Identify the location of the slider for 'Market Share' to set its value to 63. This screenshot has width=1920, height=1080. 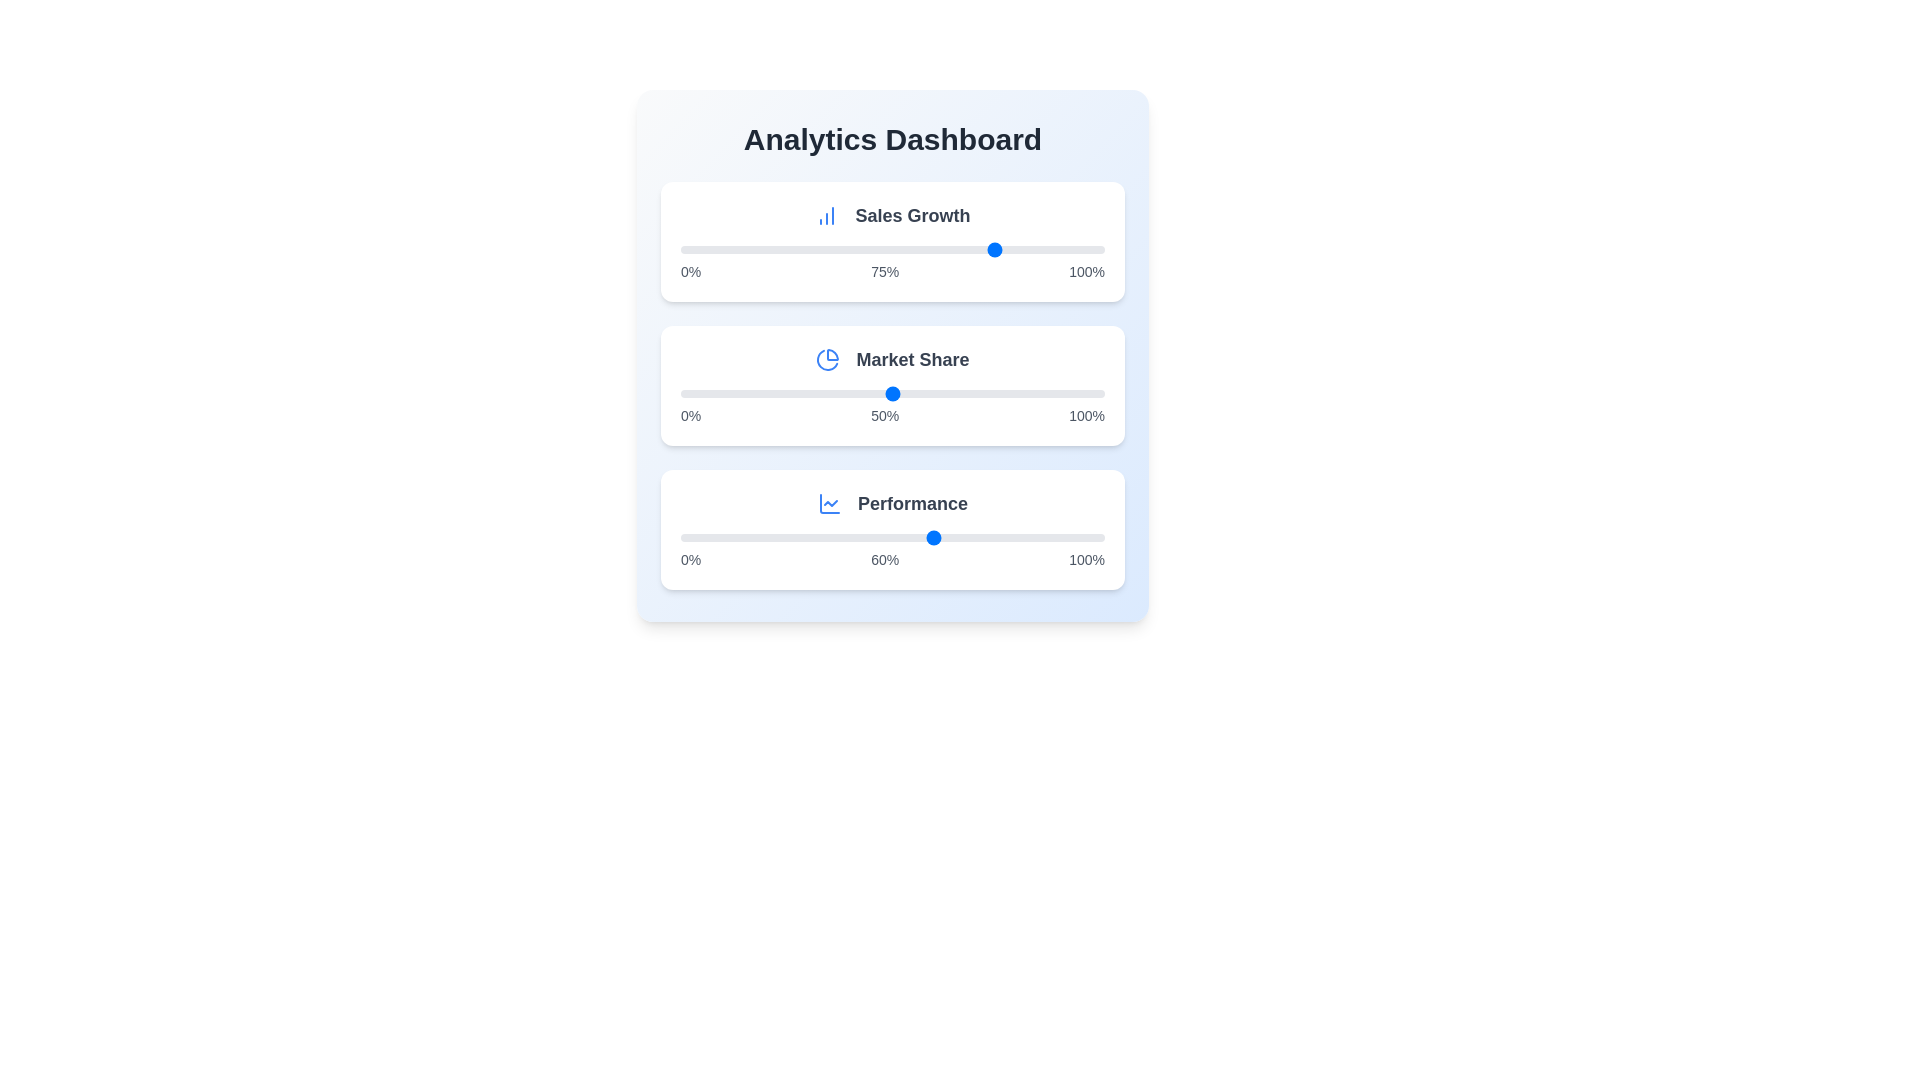
(947, 393).